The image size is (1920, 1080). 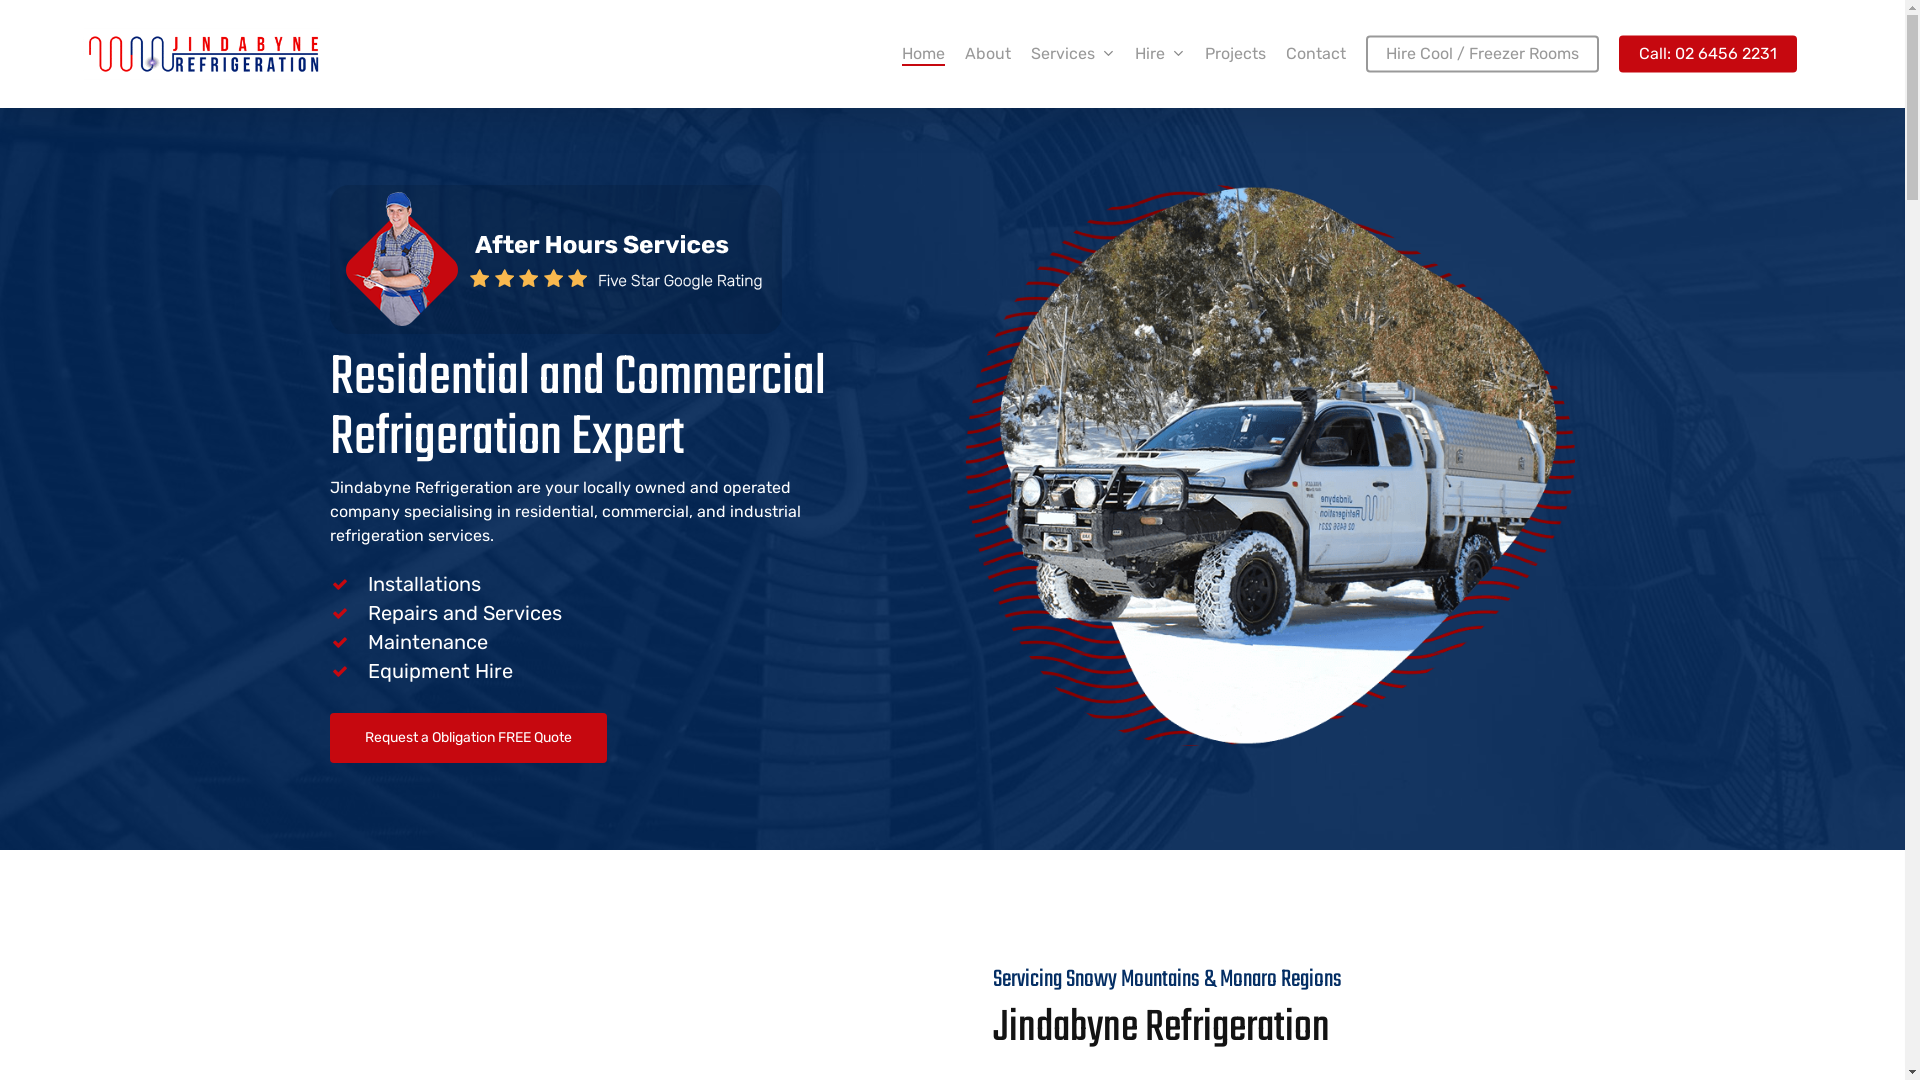 I want to click on 'Hire Cool / Freezer Rooms', so click(x=1365, y=53).